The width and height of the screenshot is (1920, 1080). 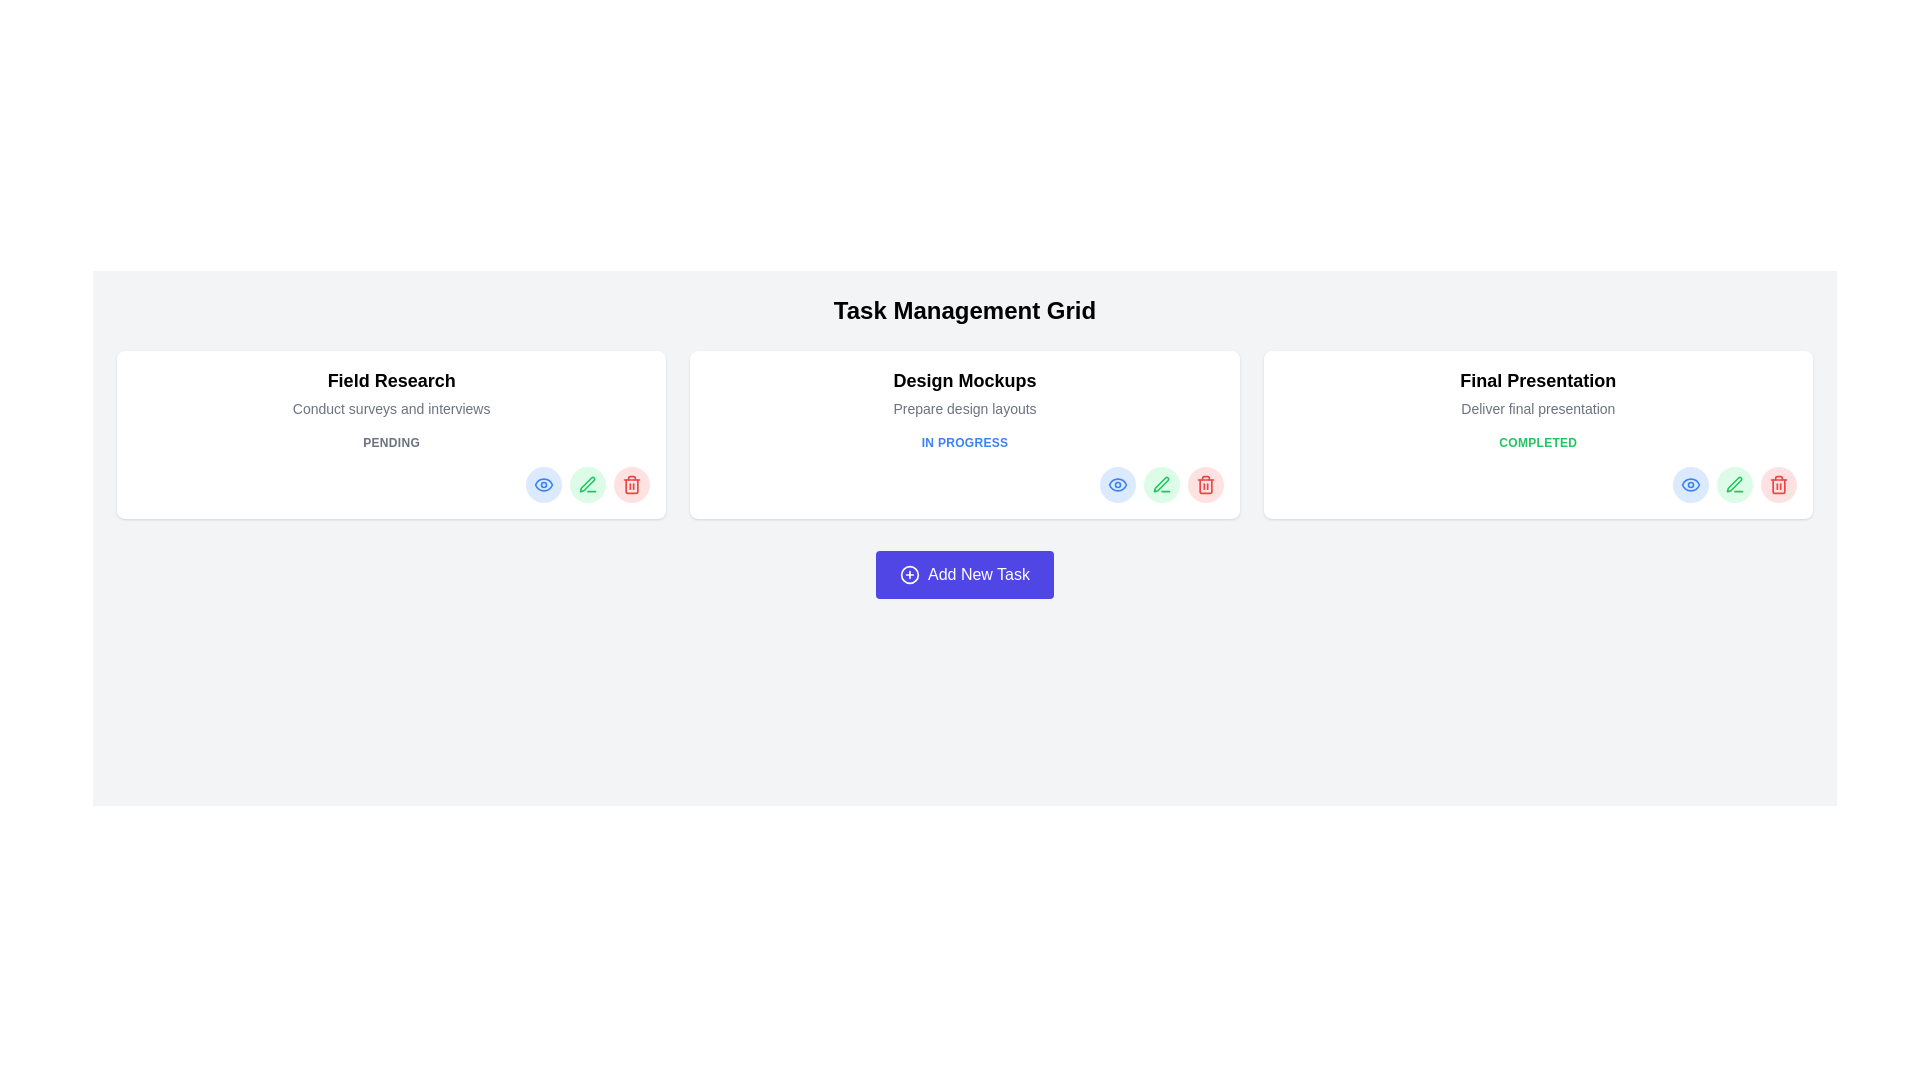 I want to click on the Text block that represents a task or project in the task management system, located centrally between 'Field Research' and 'Final Presentation', so click(x=964, y=393).